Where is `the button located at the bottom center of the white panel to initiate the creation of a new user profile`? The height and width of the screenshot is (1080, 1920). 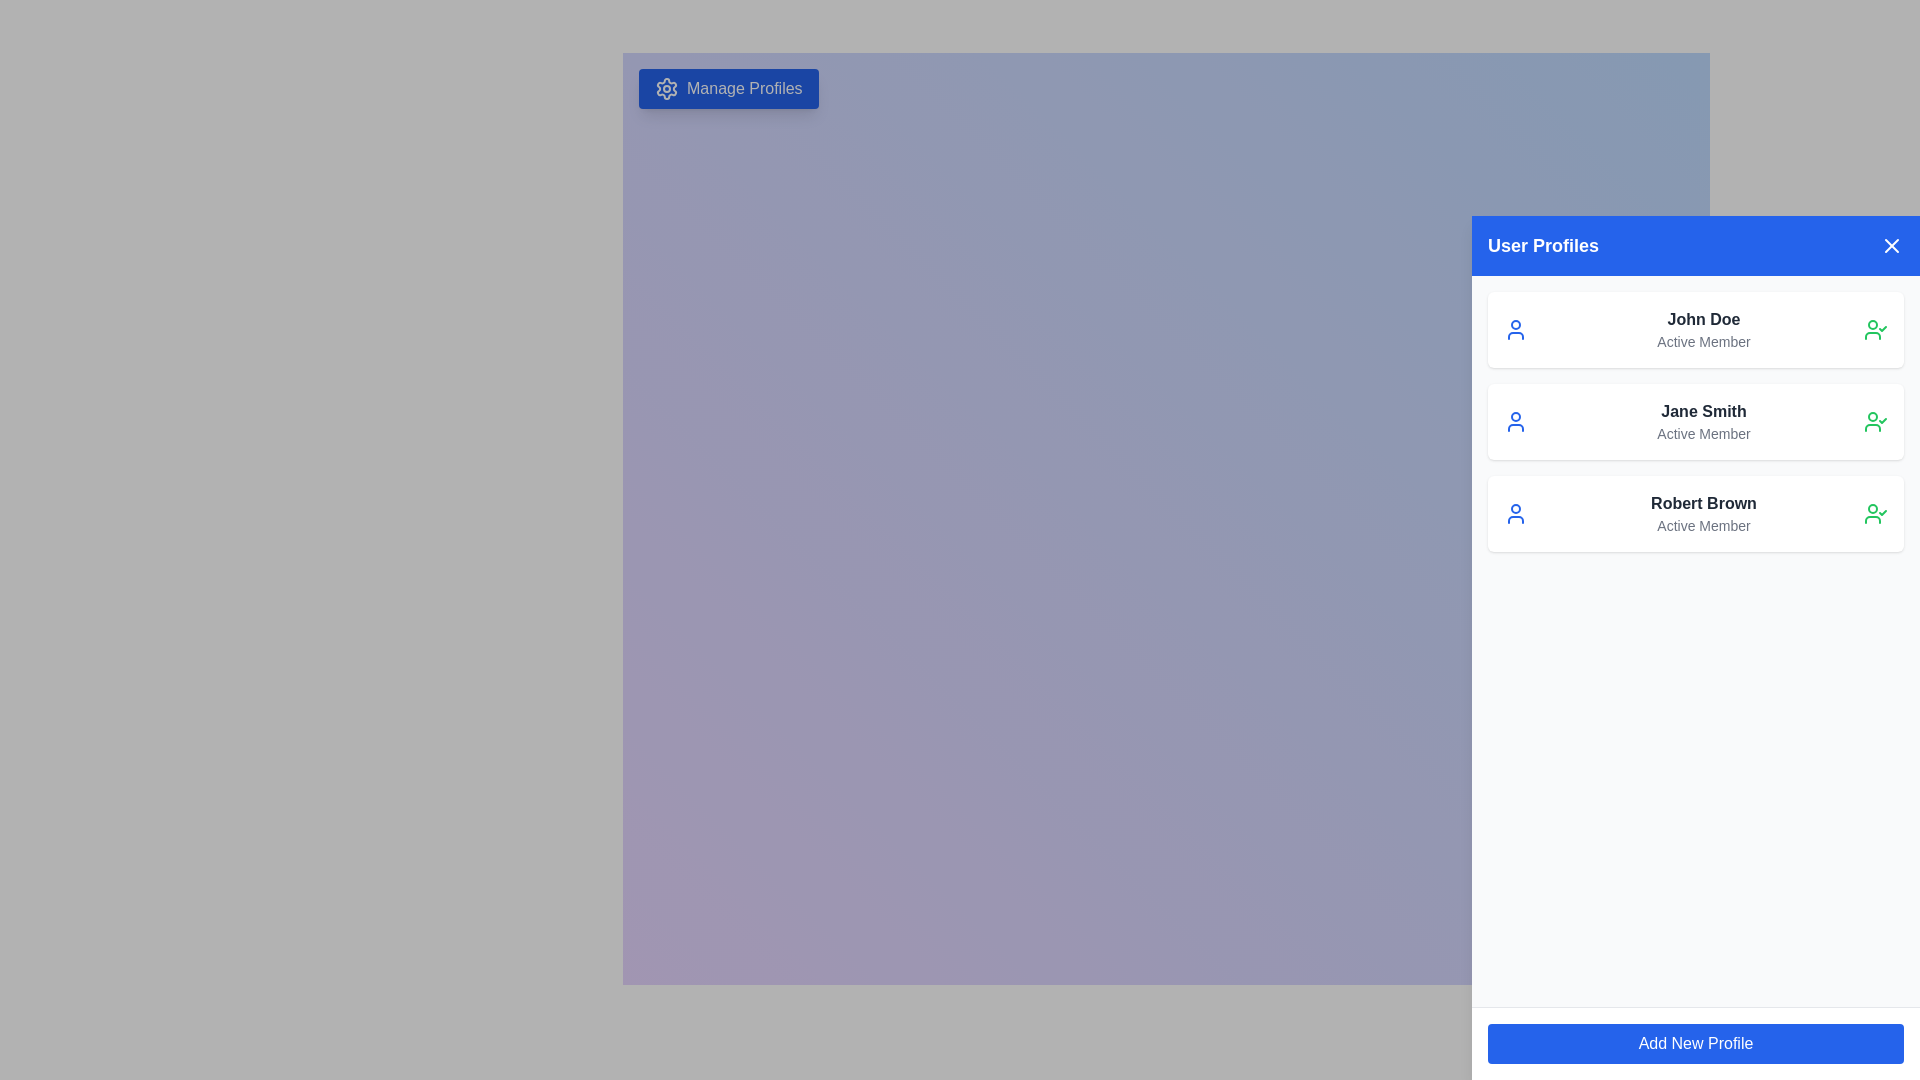
the button located at the bottom center of the white panel to initiate the creation of a new user profile is located at coordinates (1694, 1043).